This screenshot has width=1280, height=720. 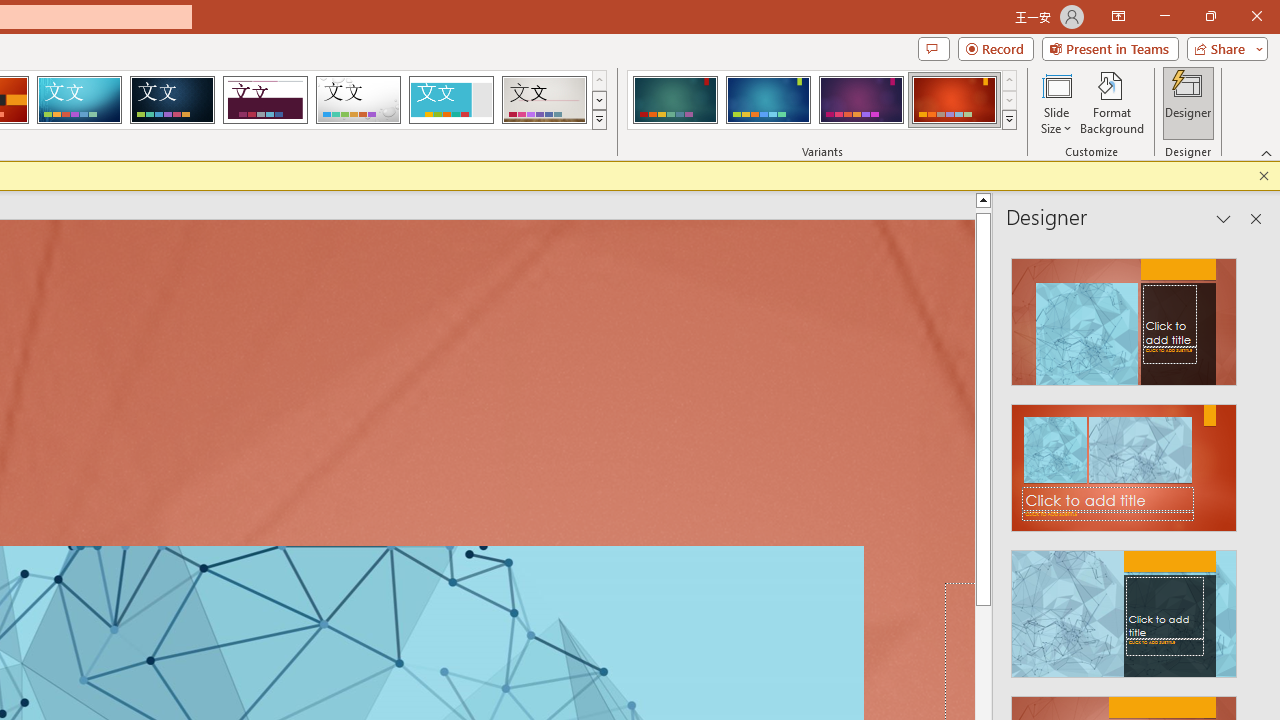 I want to click on 'Ion Variant 3', so click(x=861, y=100).